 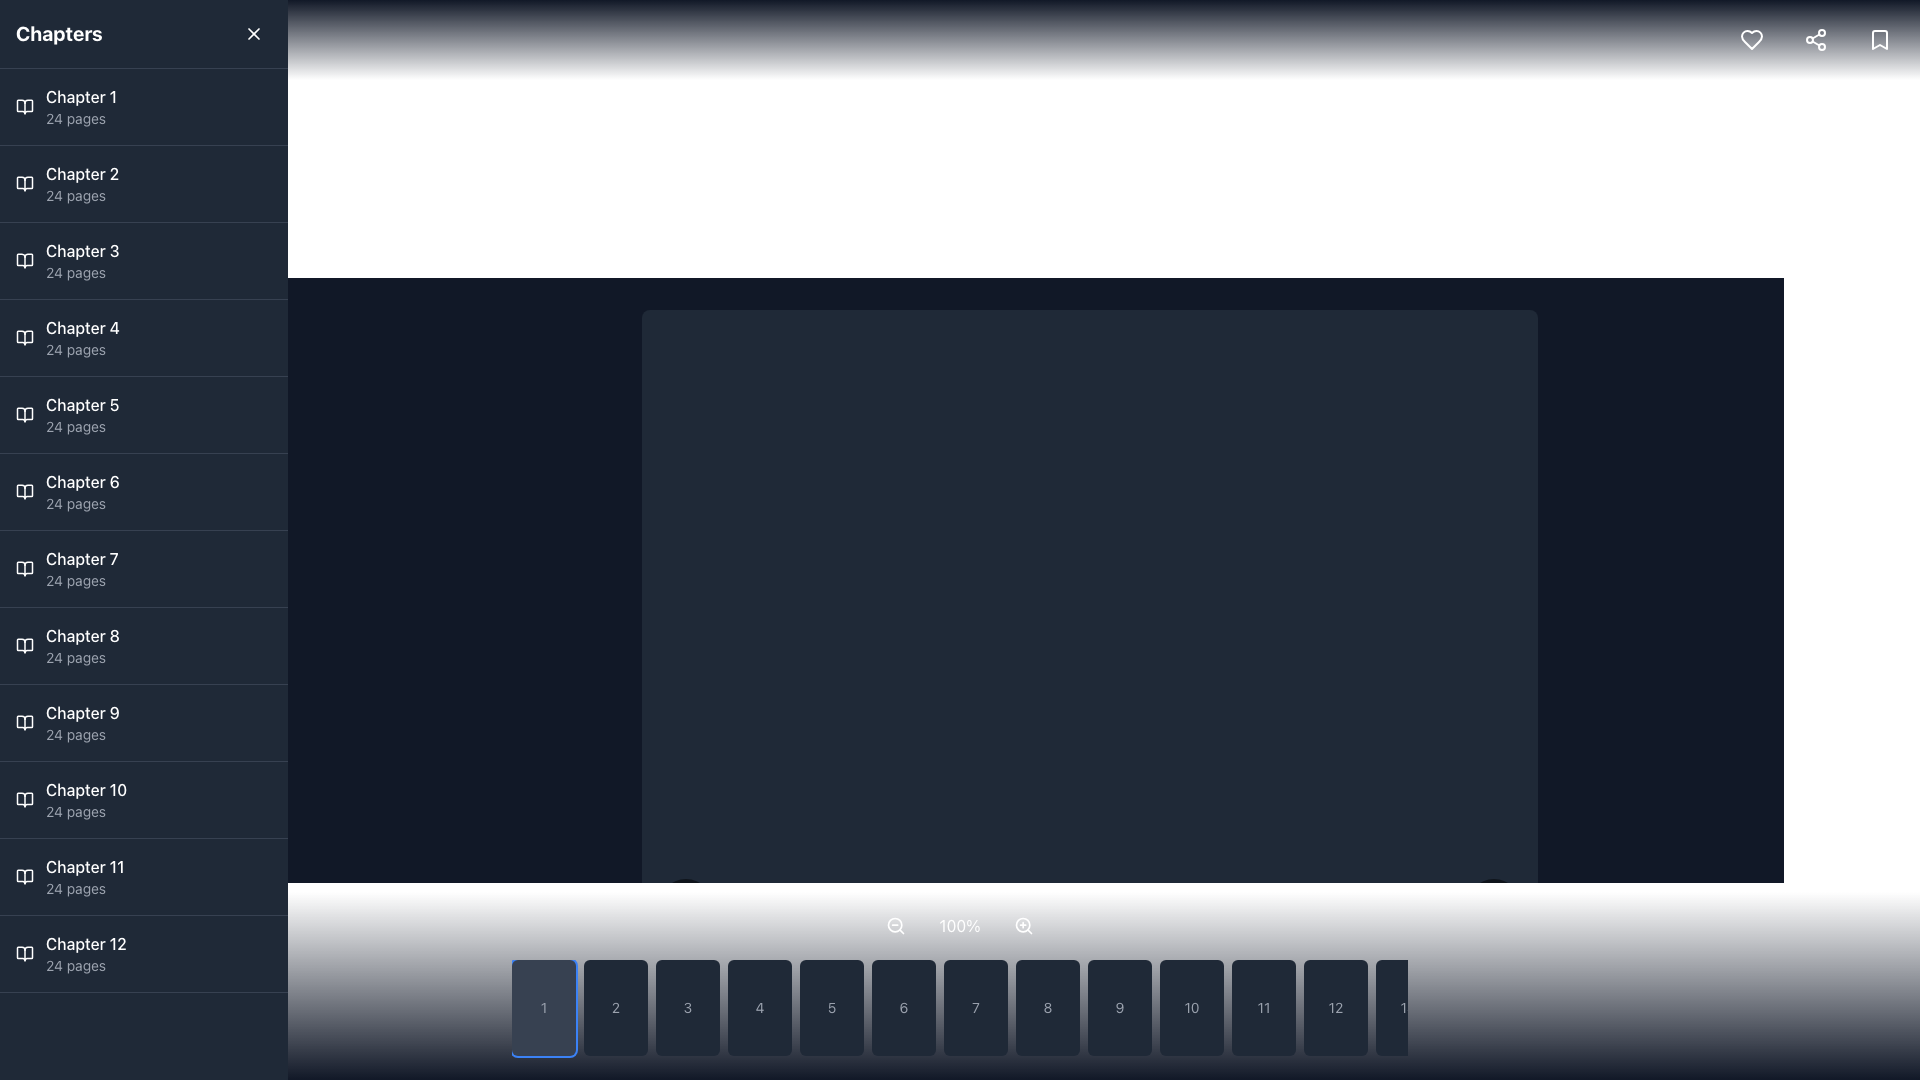 What do you see at coordinates (81, 722) in the screenshot?
I see `the Text label representing Chapter 9` at bounding box center [81, 722].